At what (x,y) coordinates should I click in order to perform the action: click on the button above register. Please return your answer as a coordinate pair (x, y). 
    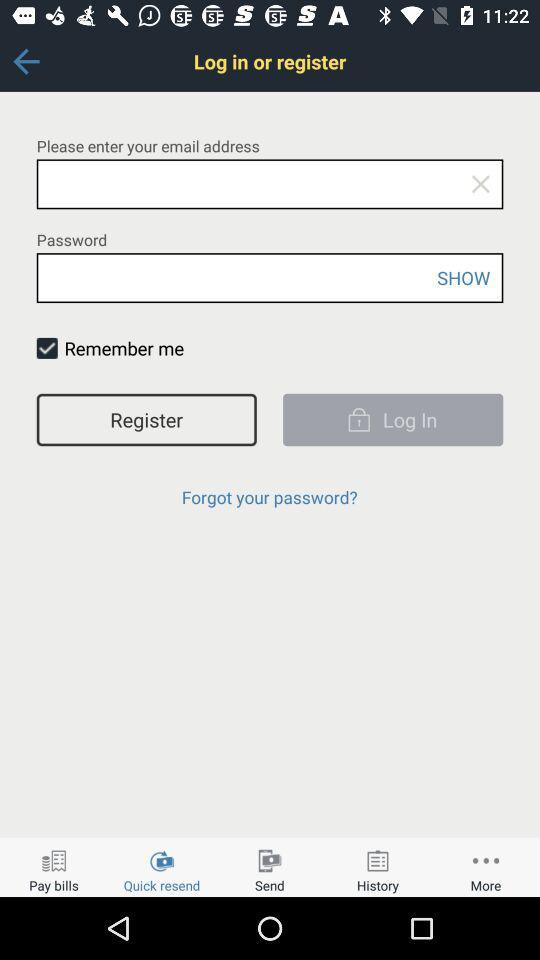
    Looking at the image, I should click on (47, 348).